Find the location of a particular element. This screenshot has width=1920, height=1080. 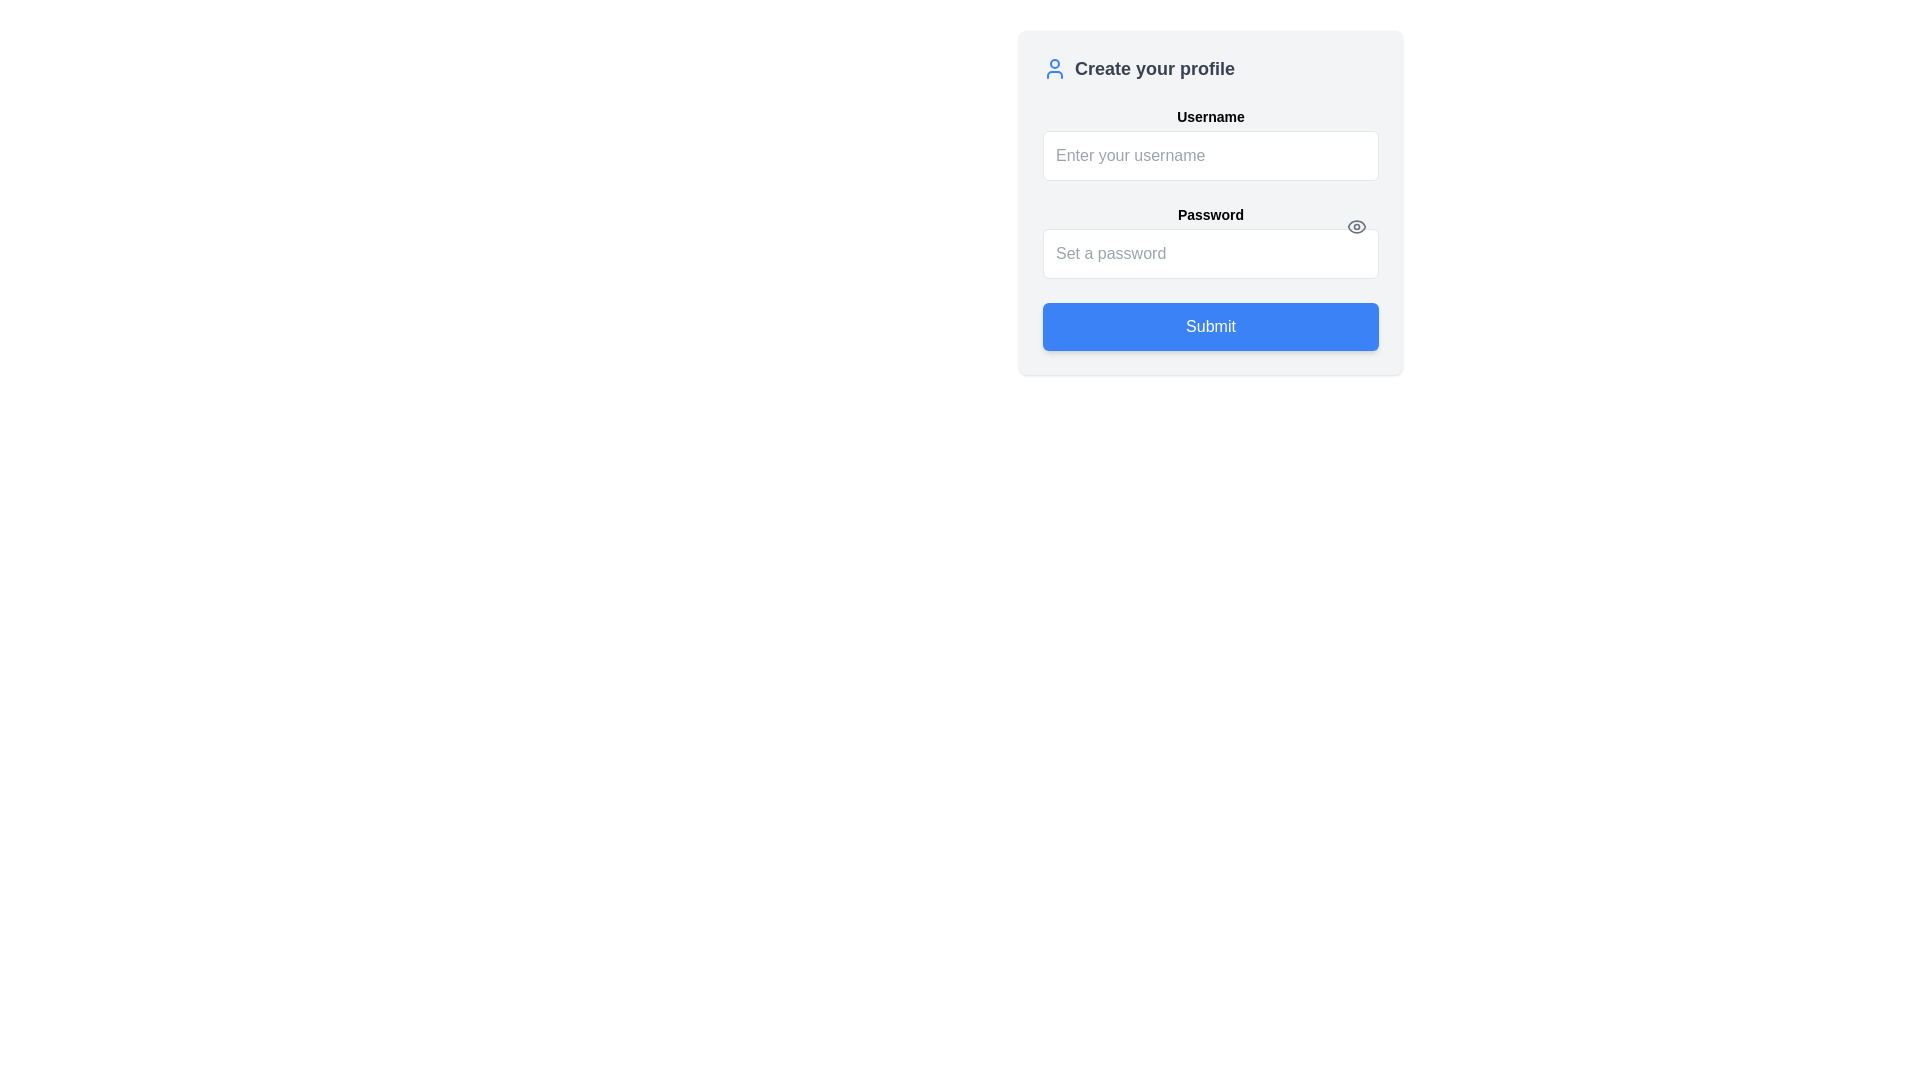

the password visibility toggle button located at the right end of the 'Password' input field is located at coordinates (1357, 226).